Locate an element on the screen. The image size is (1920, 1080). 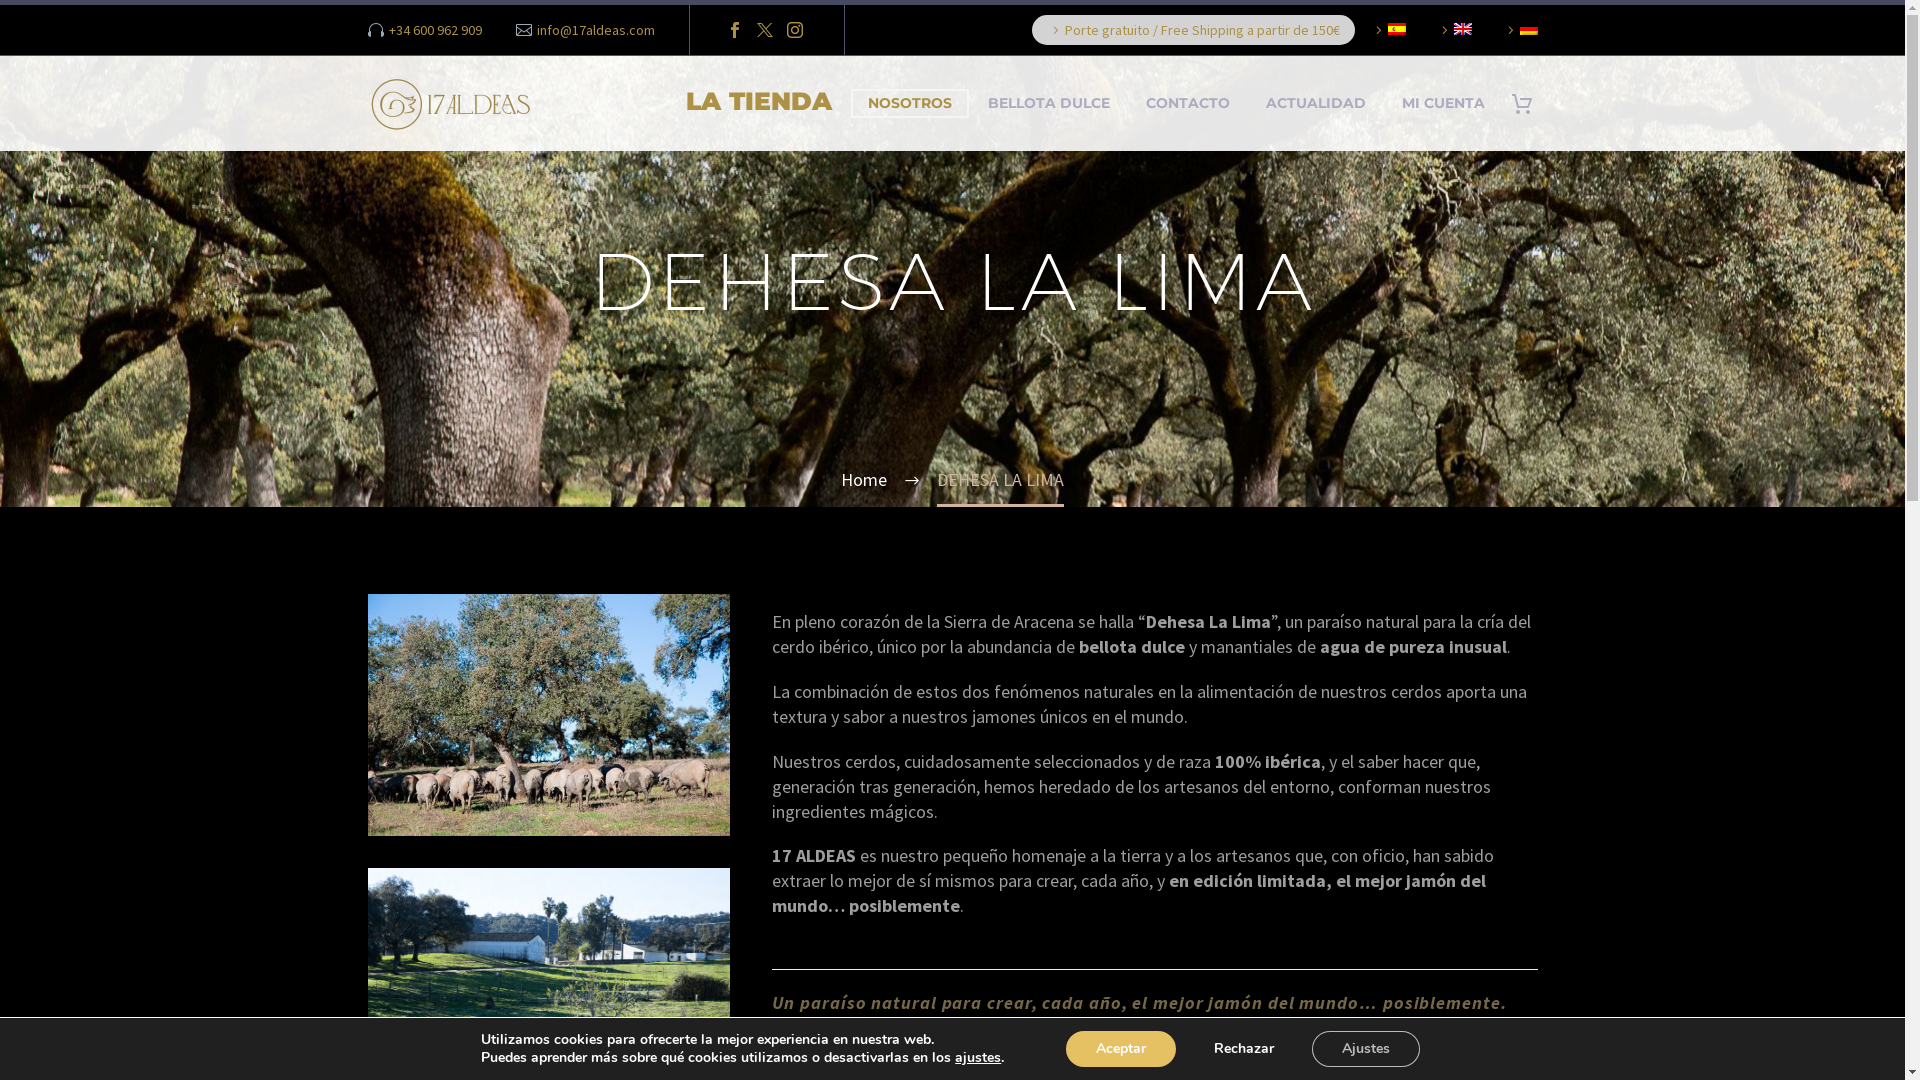
'Facebook' is located at coordinates (733, 30).